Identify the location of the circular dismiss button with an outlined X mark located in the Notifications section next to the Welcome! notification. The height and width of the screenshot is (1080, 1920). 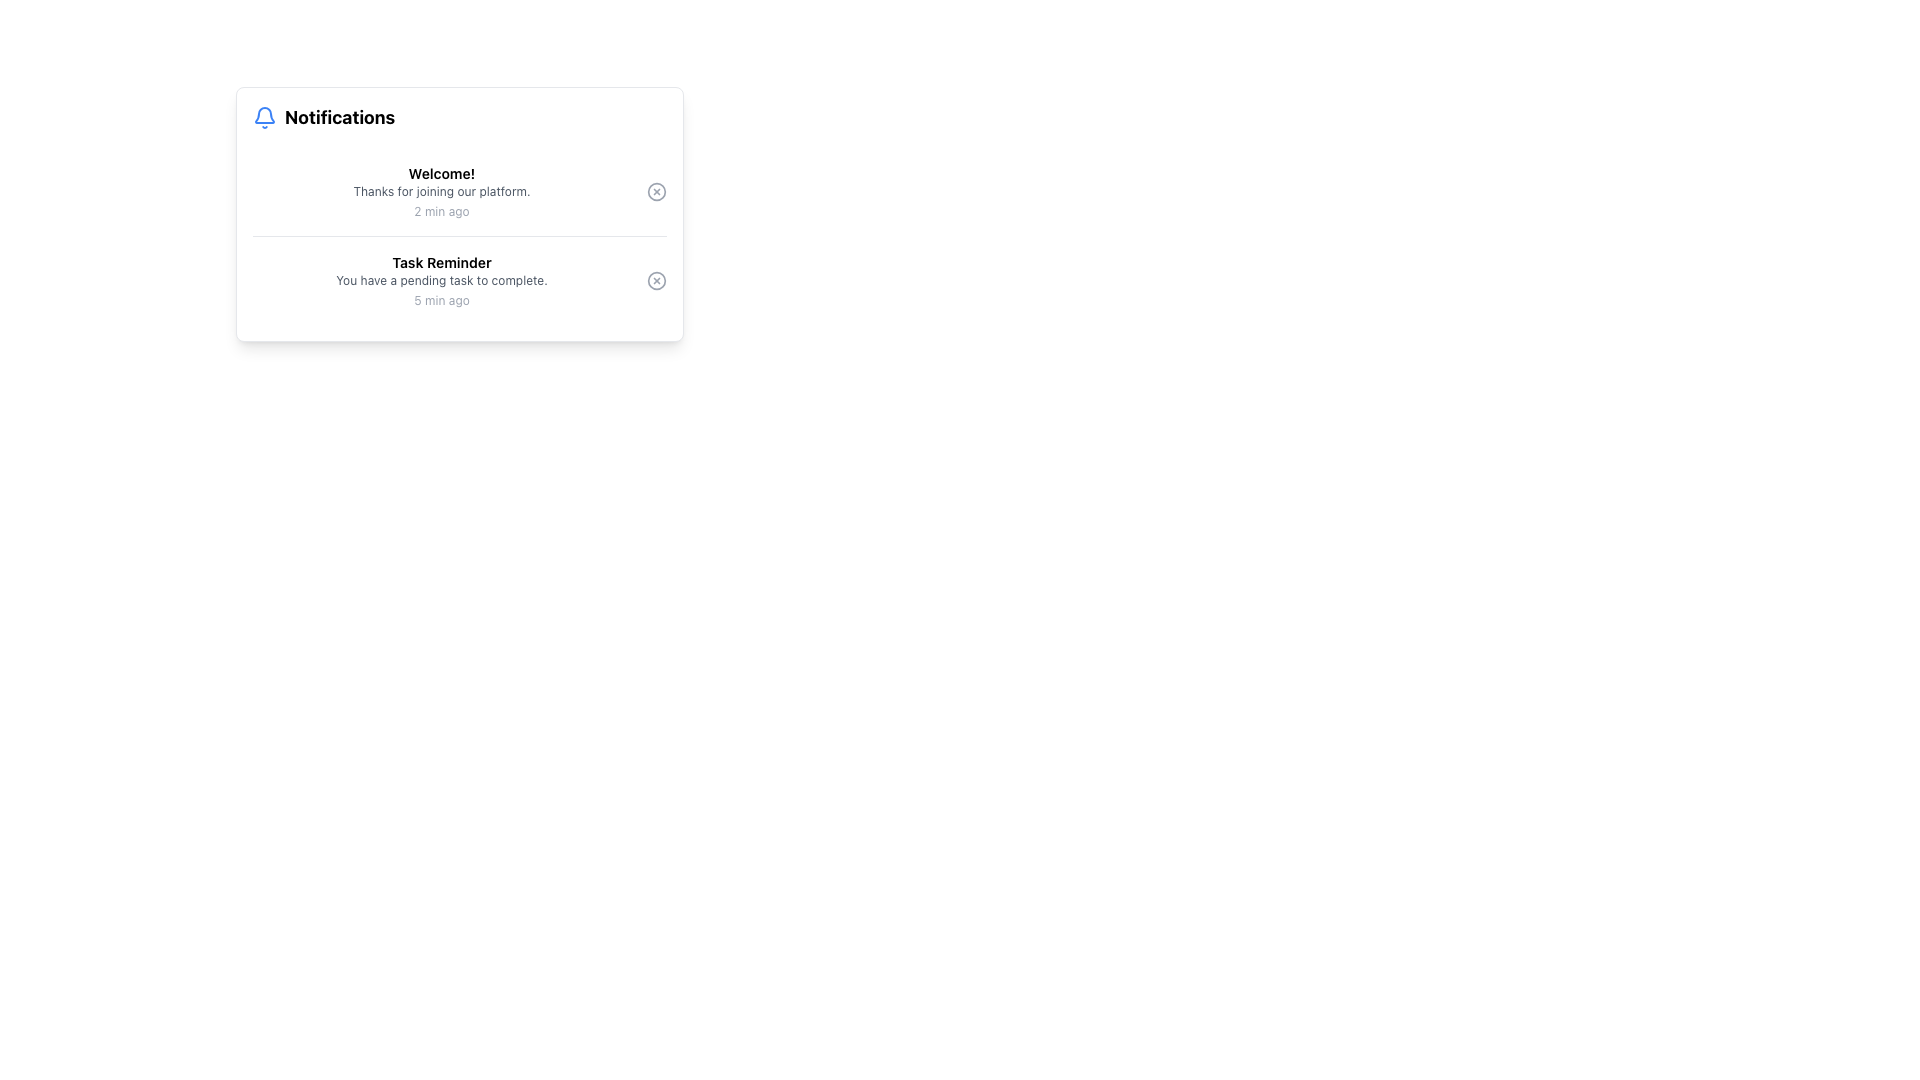
(657, 192).